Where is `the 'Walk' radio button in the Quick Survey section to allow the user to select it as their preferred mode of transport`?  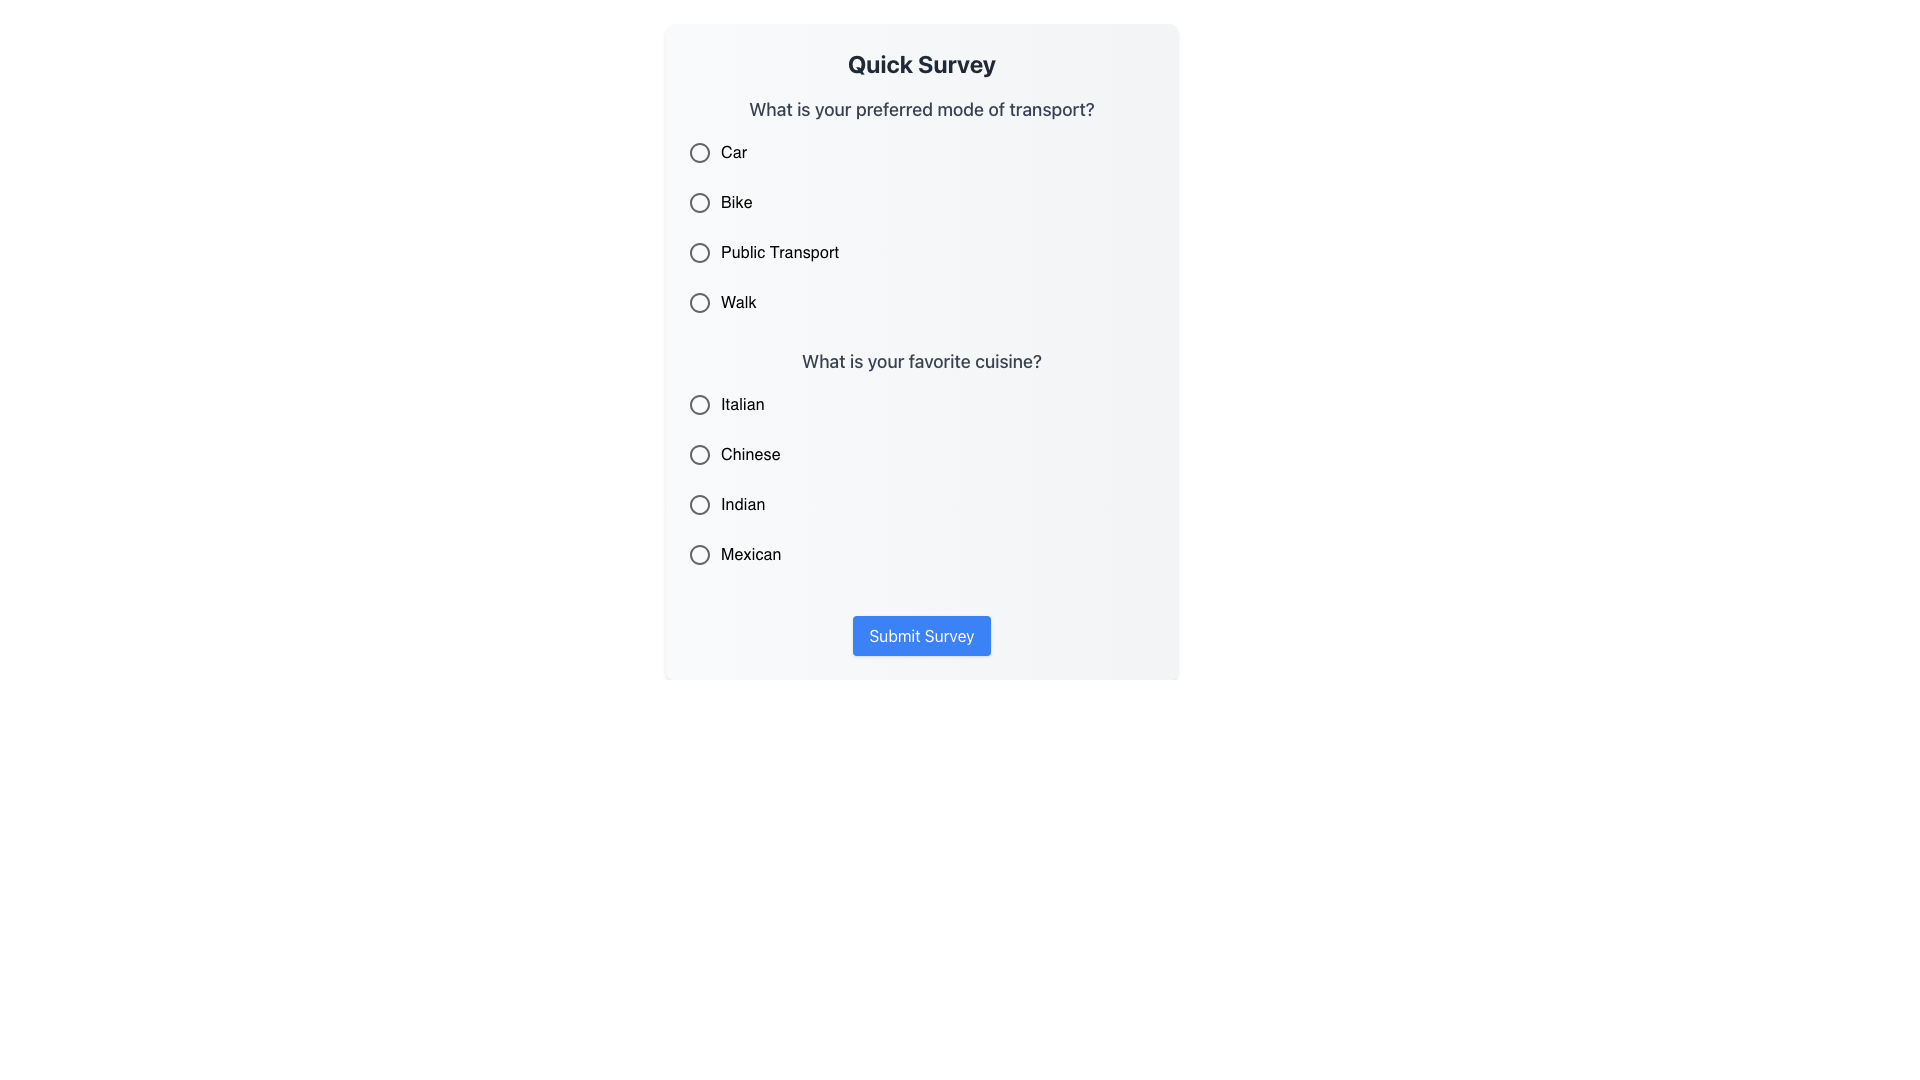 the 'Walk' radio button in the Quick Survey section to allow the user to select it as their preferred mode of transport is located at coordinates (700, 303).